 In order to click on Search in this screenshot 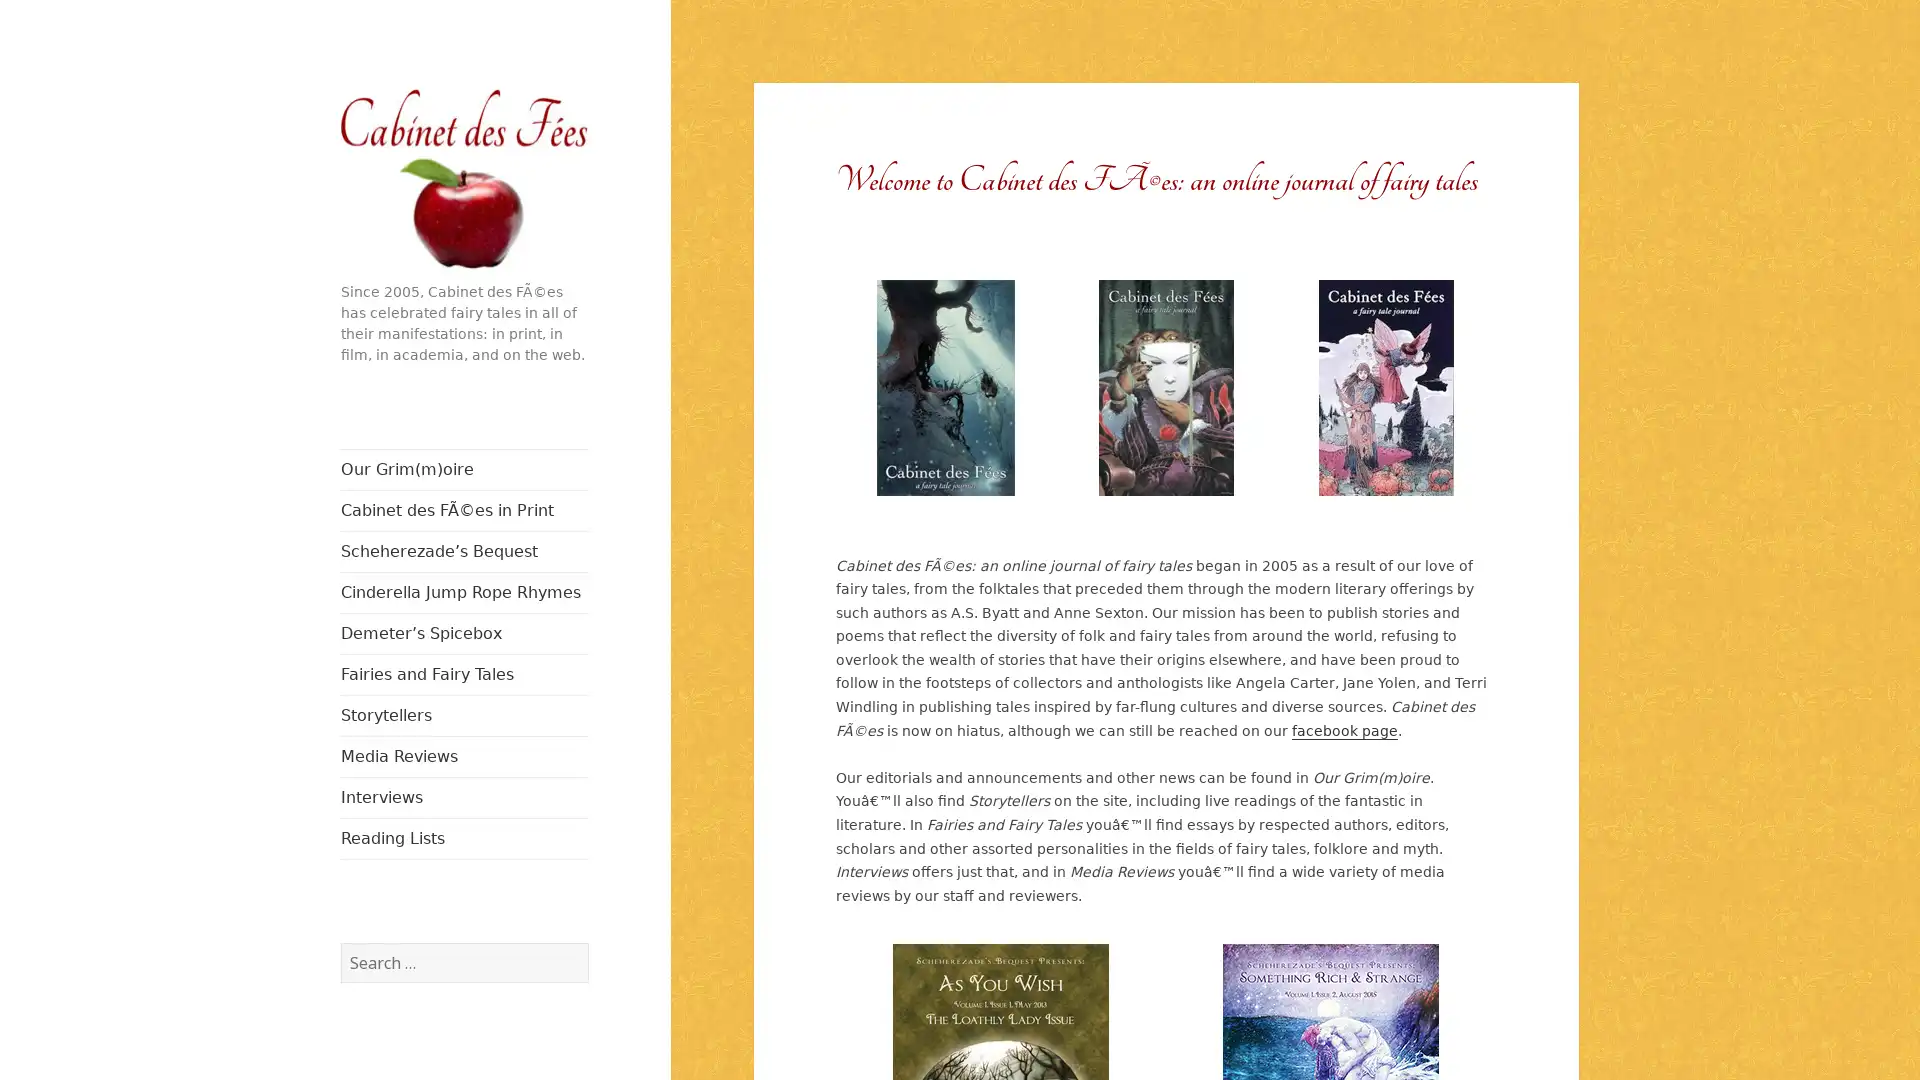, I will do `click(586, 941)`.